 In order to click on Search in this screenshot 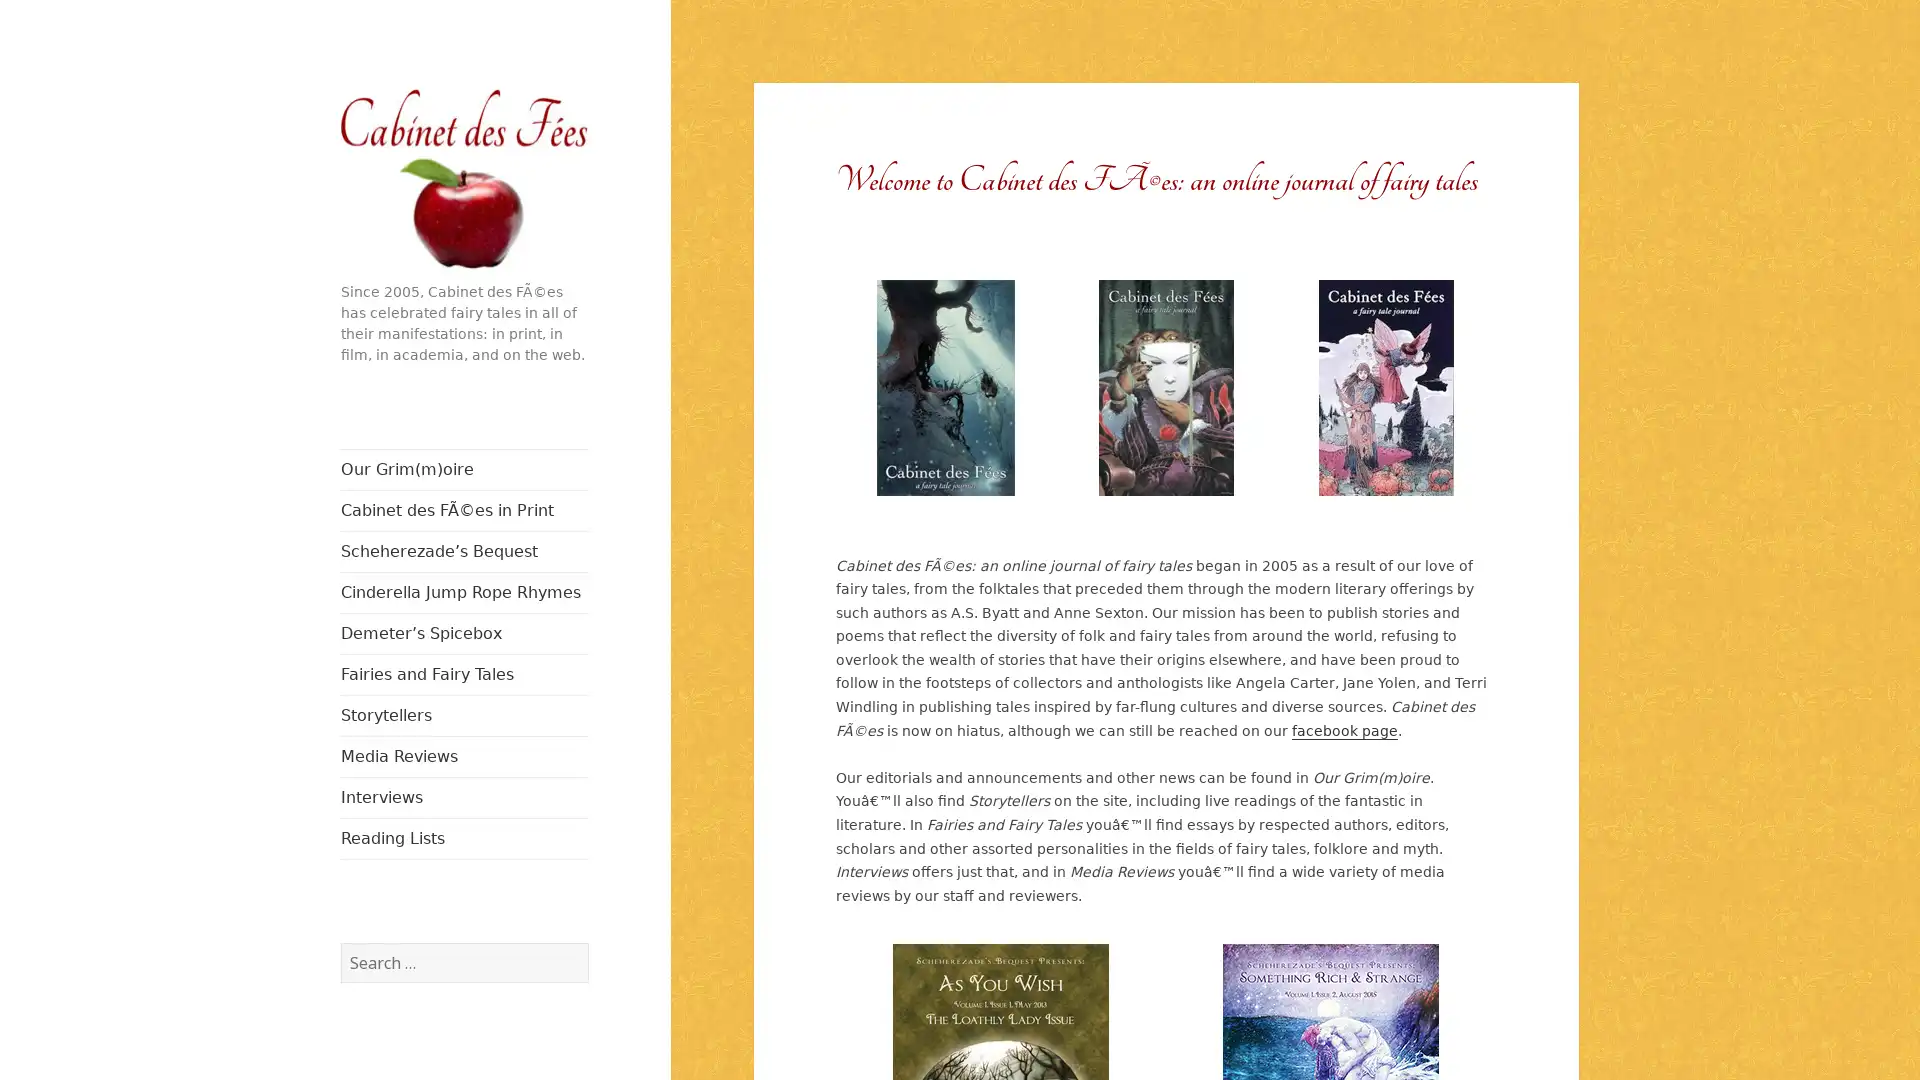, I will do `click(586, 941)`.